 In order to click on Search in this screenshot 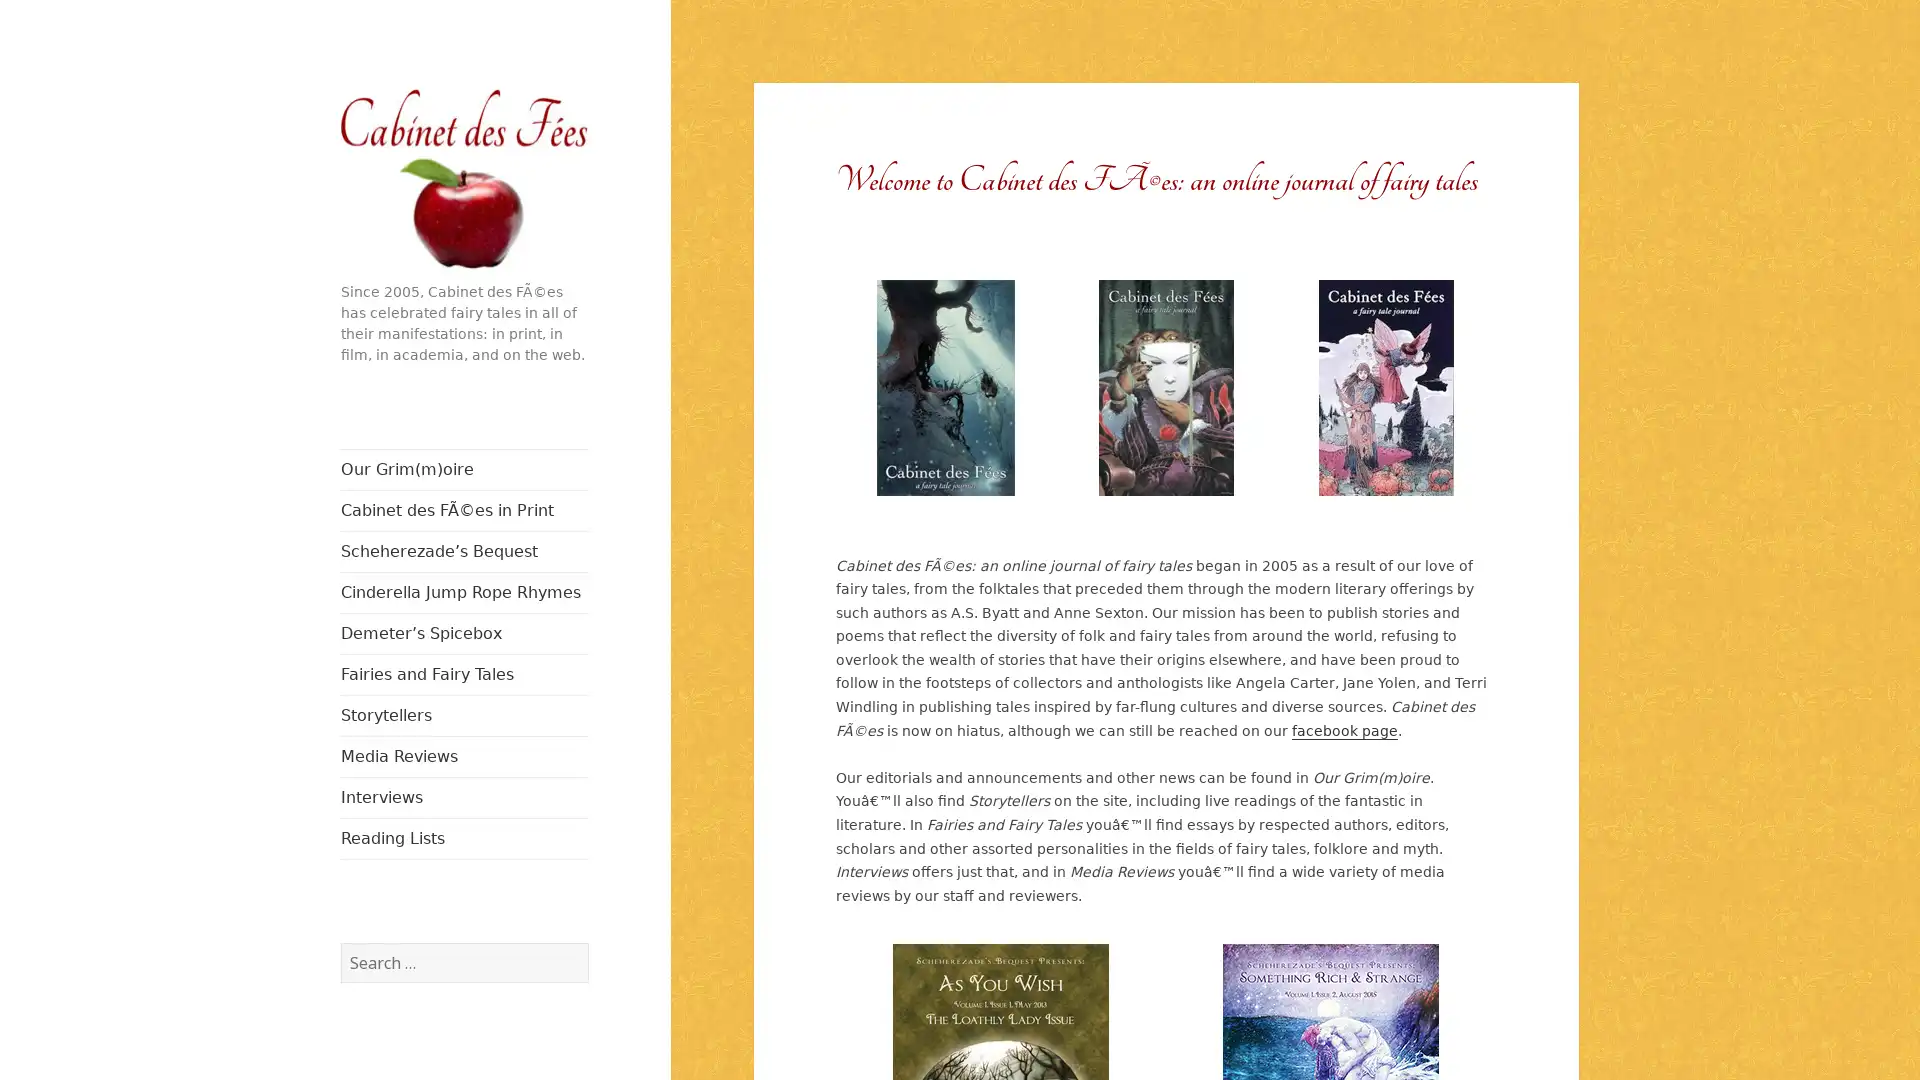, I will do `click(586, 941)`.